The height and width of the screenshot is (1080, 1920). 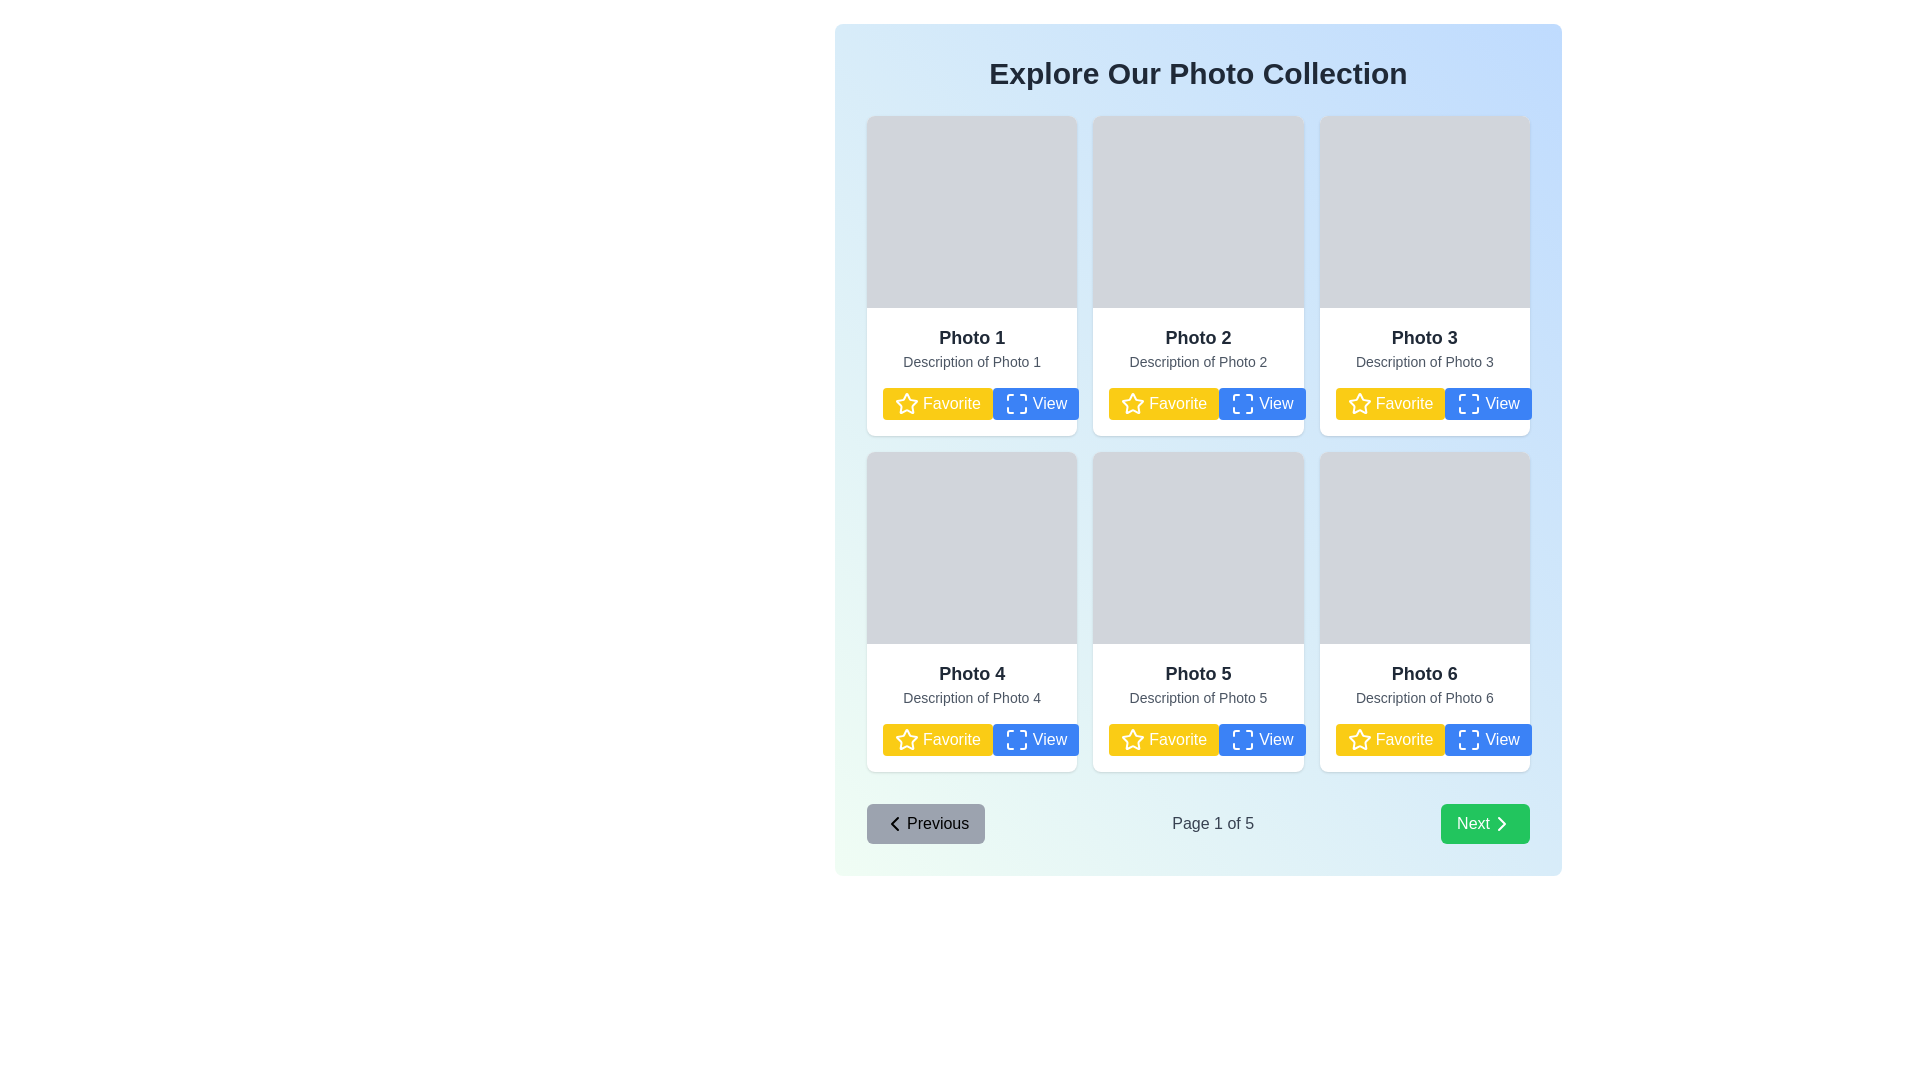 What do you see at coordinates (1423, 674) in the screenshot?
I see `the primary title text label located at the top of the bottom-right card in the 3x2 card grid, which is directly above the subtitle 'Description of Photo 6' and aligned with the action buttons 'Favorite' and 'View'` at bounding box center [1423, 674].